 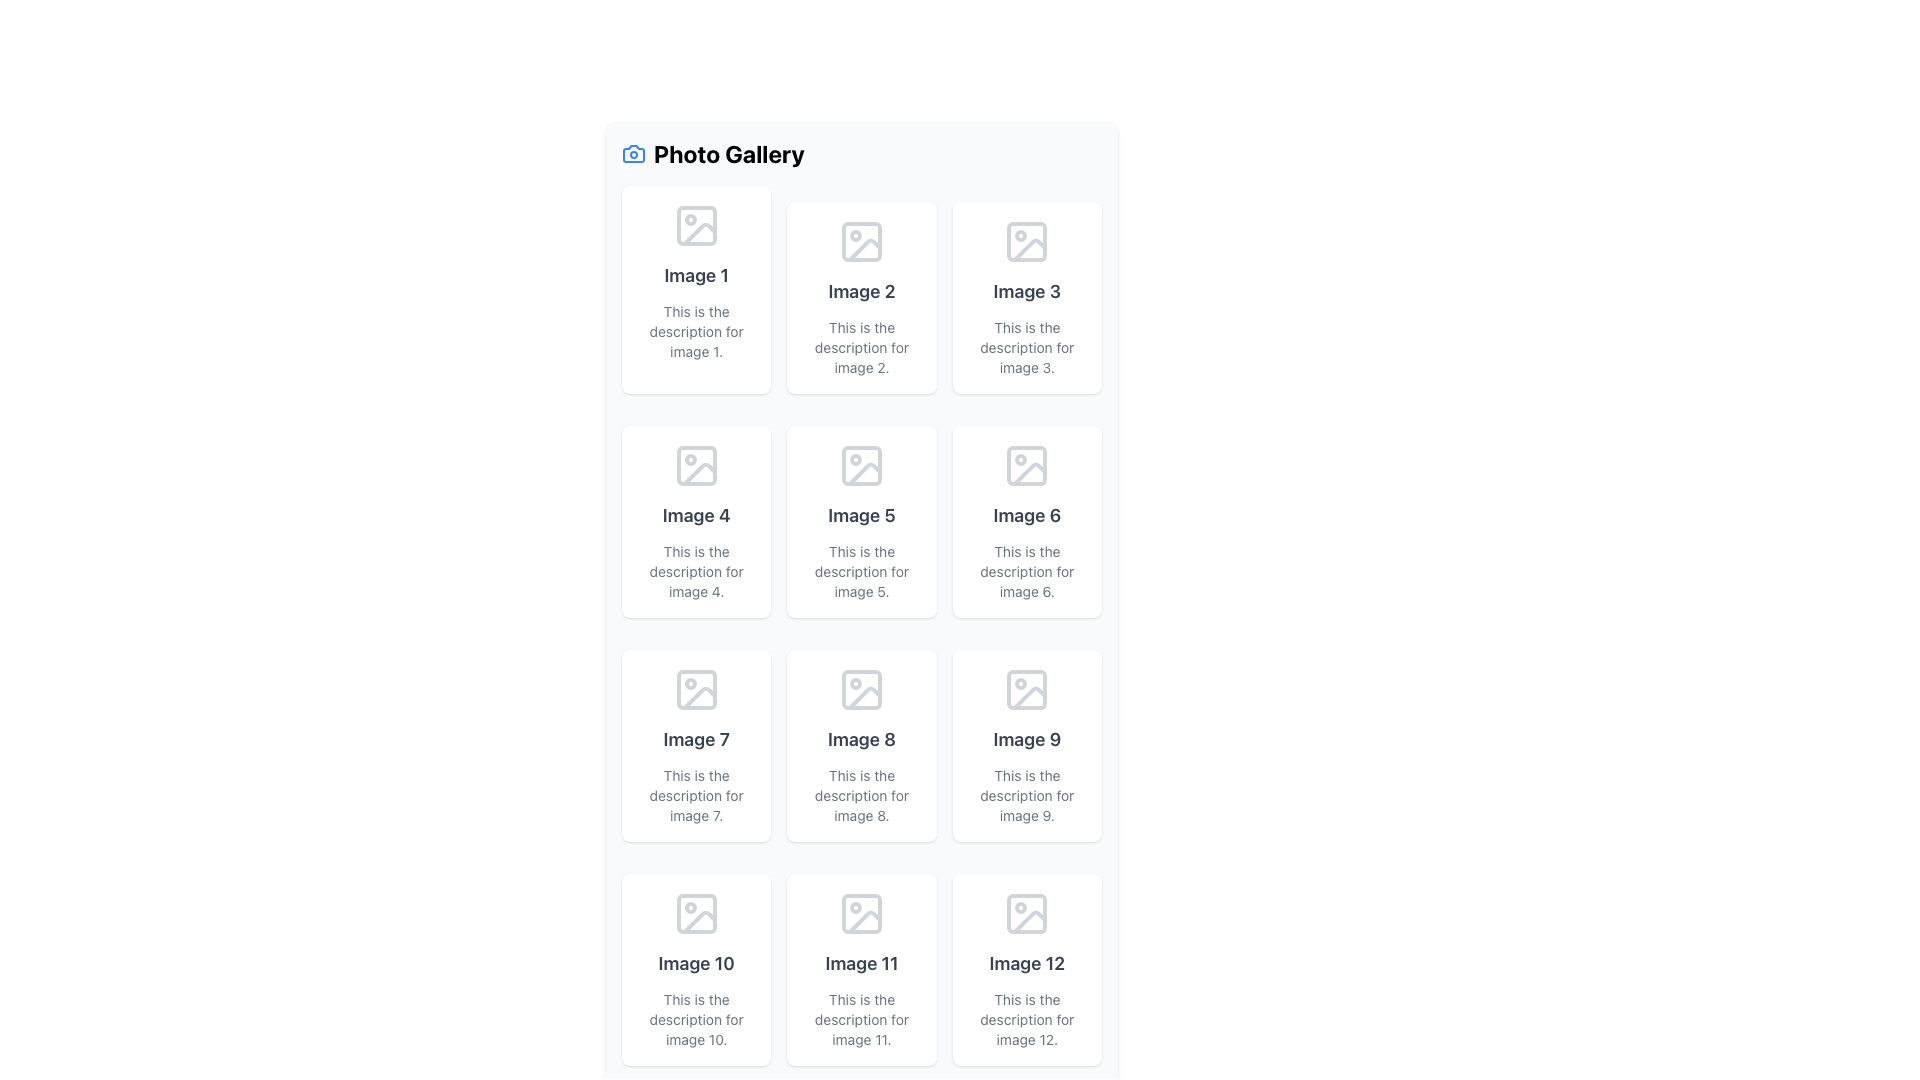 I want to click on the decorative graphical component that indicates a specific state or feature related to the image placeholder for 'Image 6' in the third column of the second row of the grid layout, so click(x=1027, y=466).